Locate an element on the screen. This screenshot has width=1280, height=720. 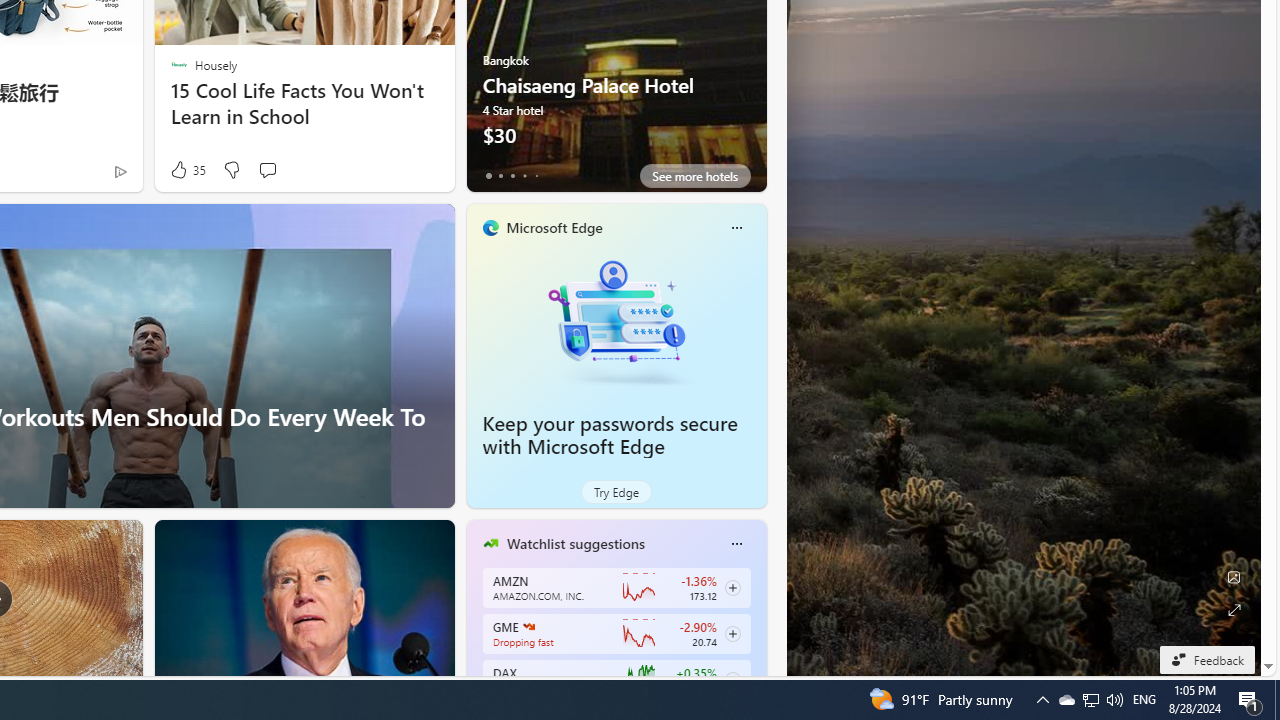
'Watchlist suggestions' is located at coordinates (574, 543).